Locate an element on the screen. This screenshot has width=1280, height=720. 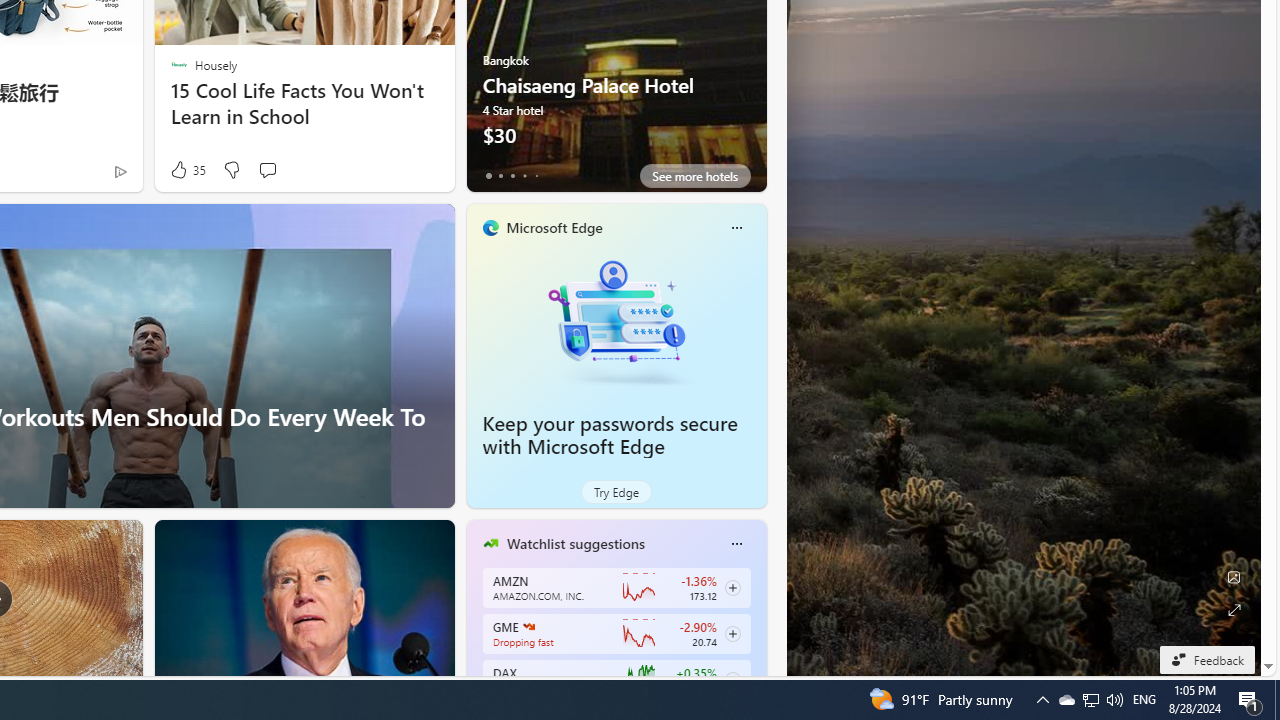
'Watchlist suggestions' is located at coordinates (574, 543).